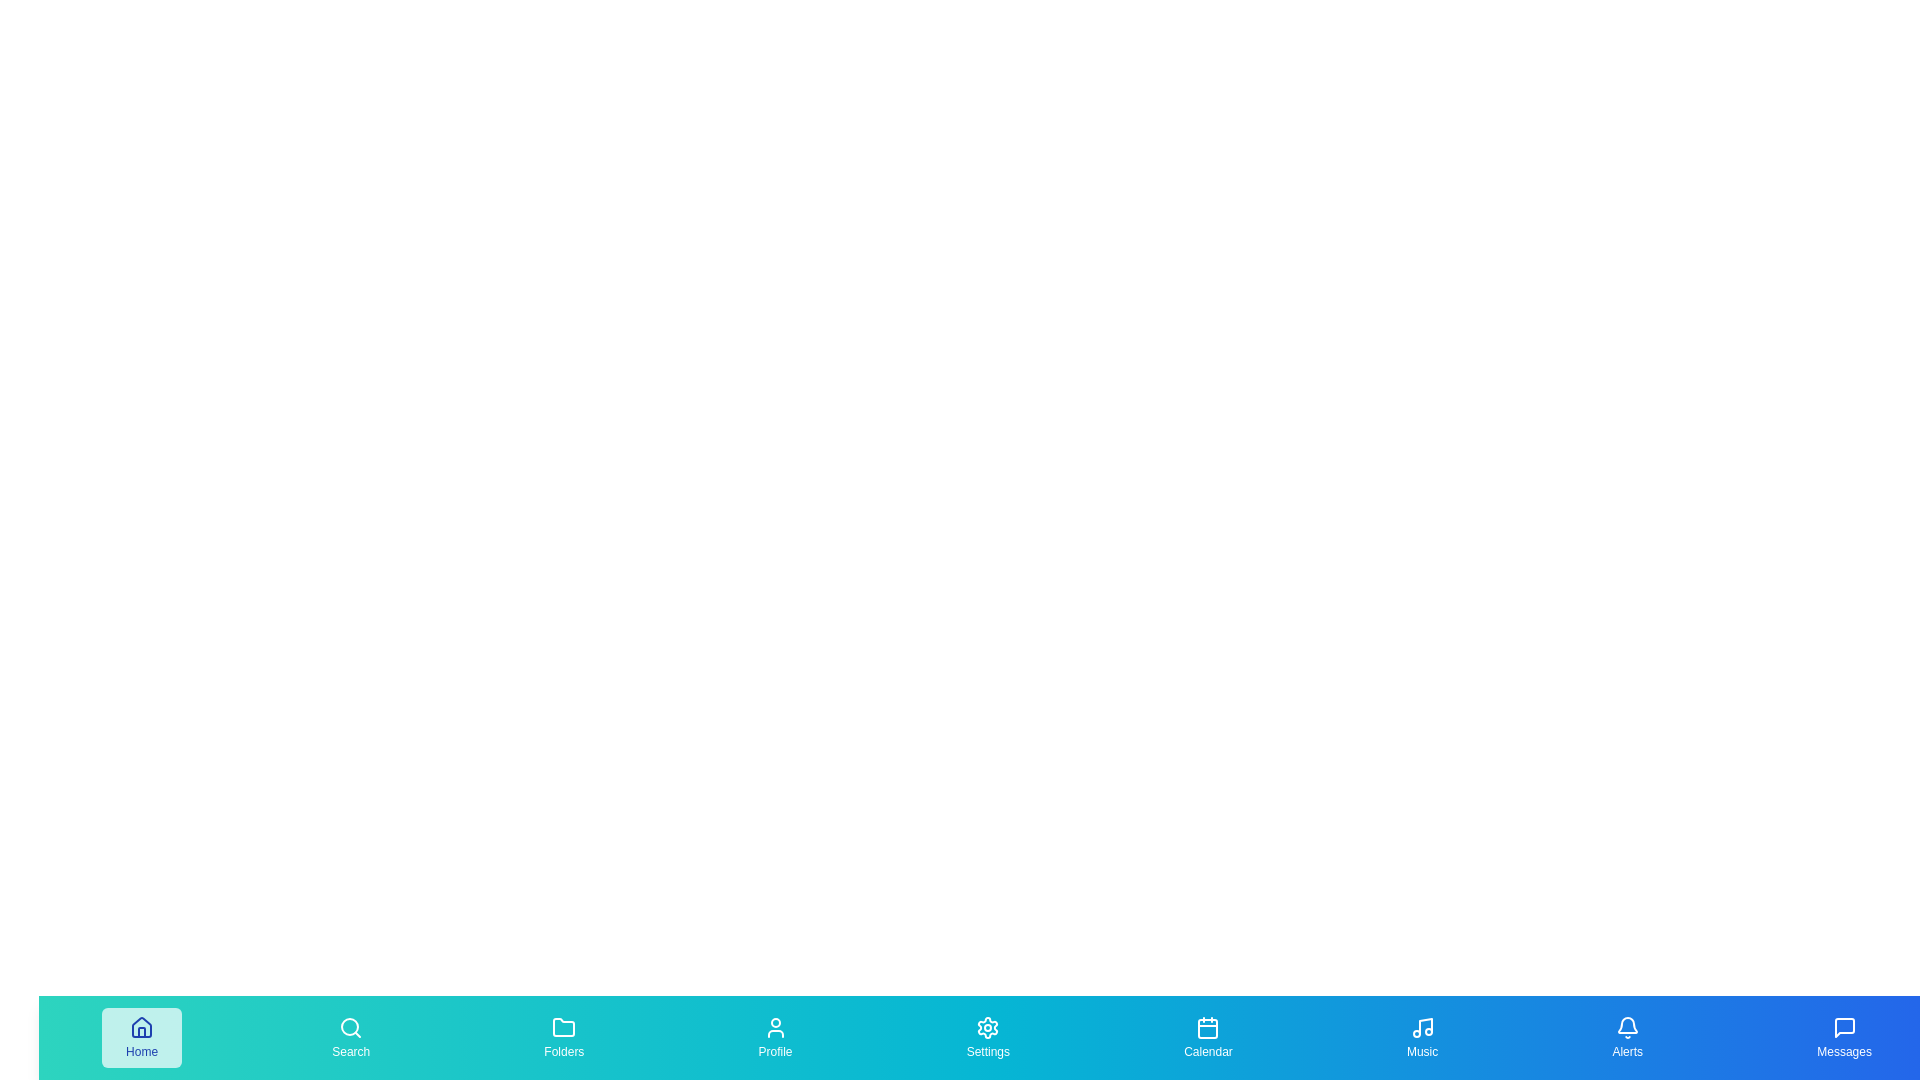 The width and height of the screenshot is (1920, 1080). I want to click on the 'Messages' tab to activate it, so click(1843, 1036).